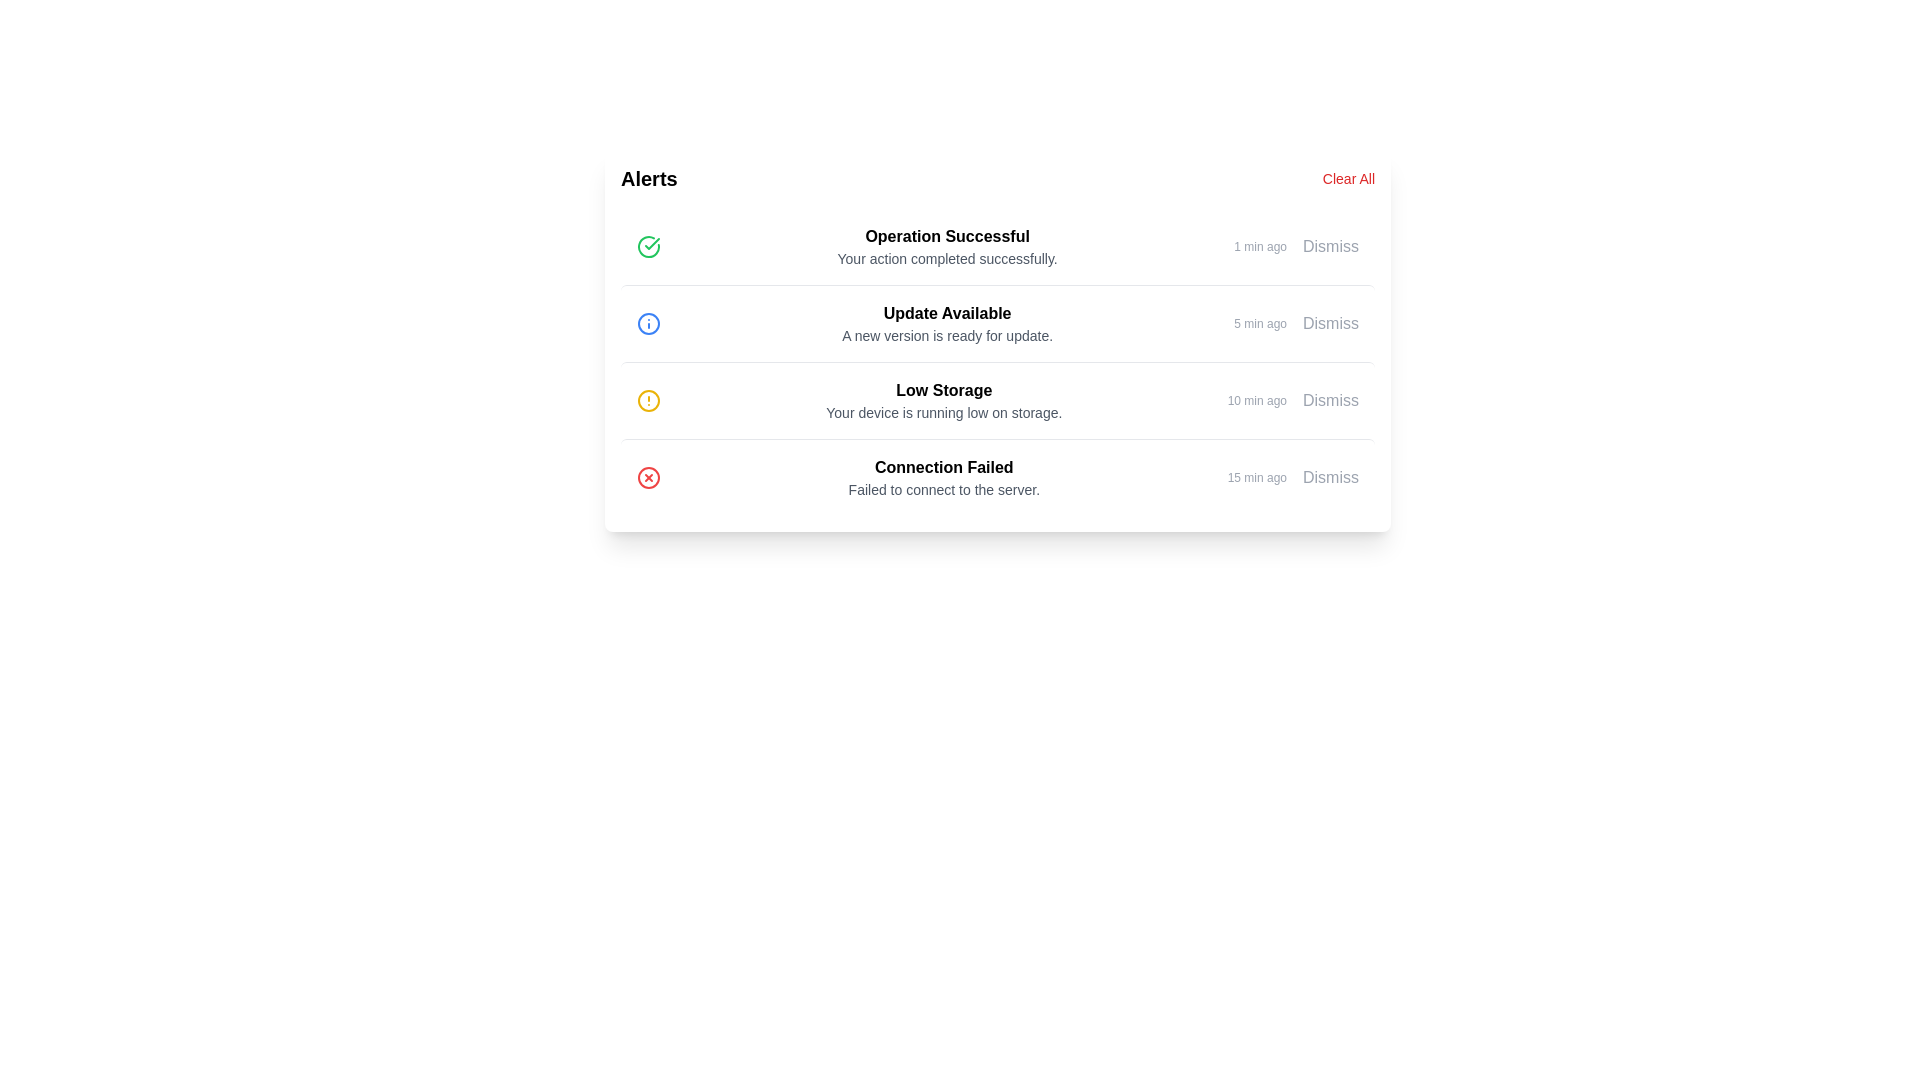 Image resolution: width=1920 pixels, height=1080 pixels. What do you see at coordinates (943, 390) in the screenshot?
I see `the text label that serves as the title for the third notification in the 'Alerts' section, which informs the user about system status` at bounding box center [943, 390].